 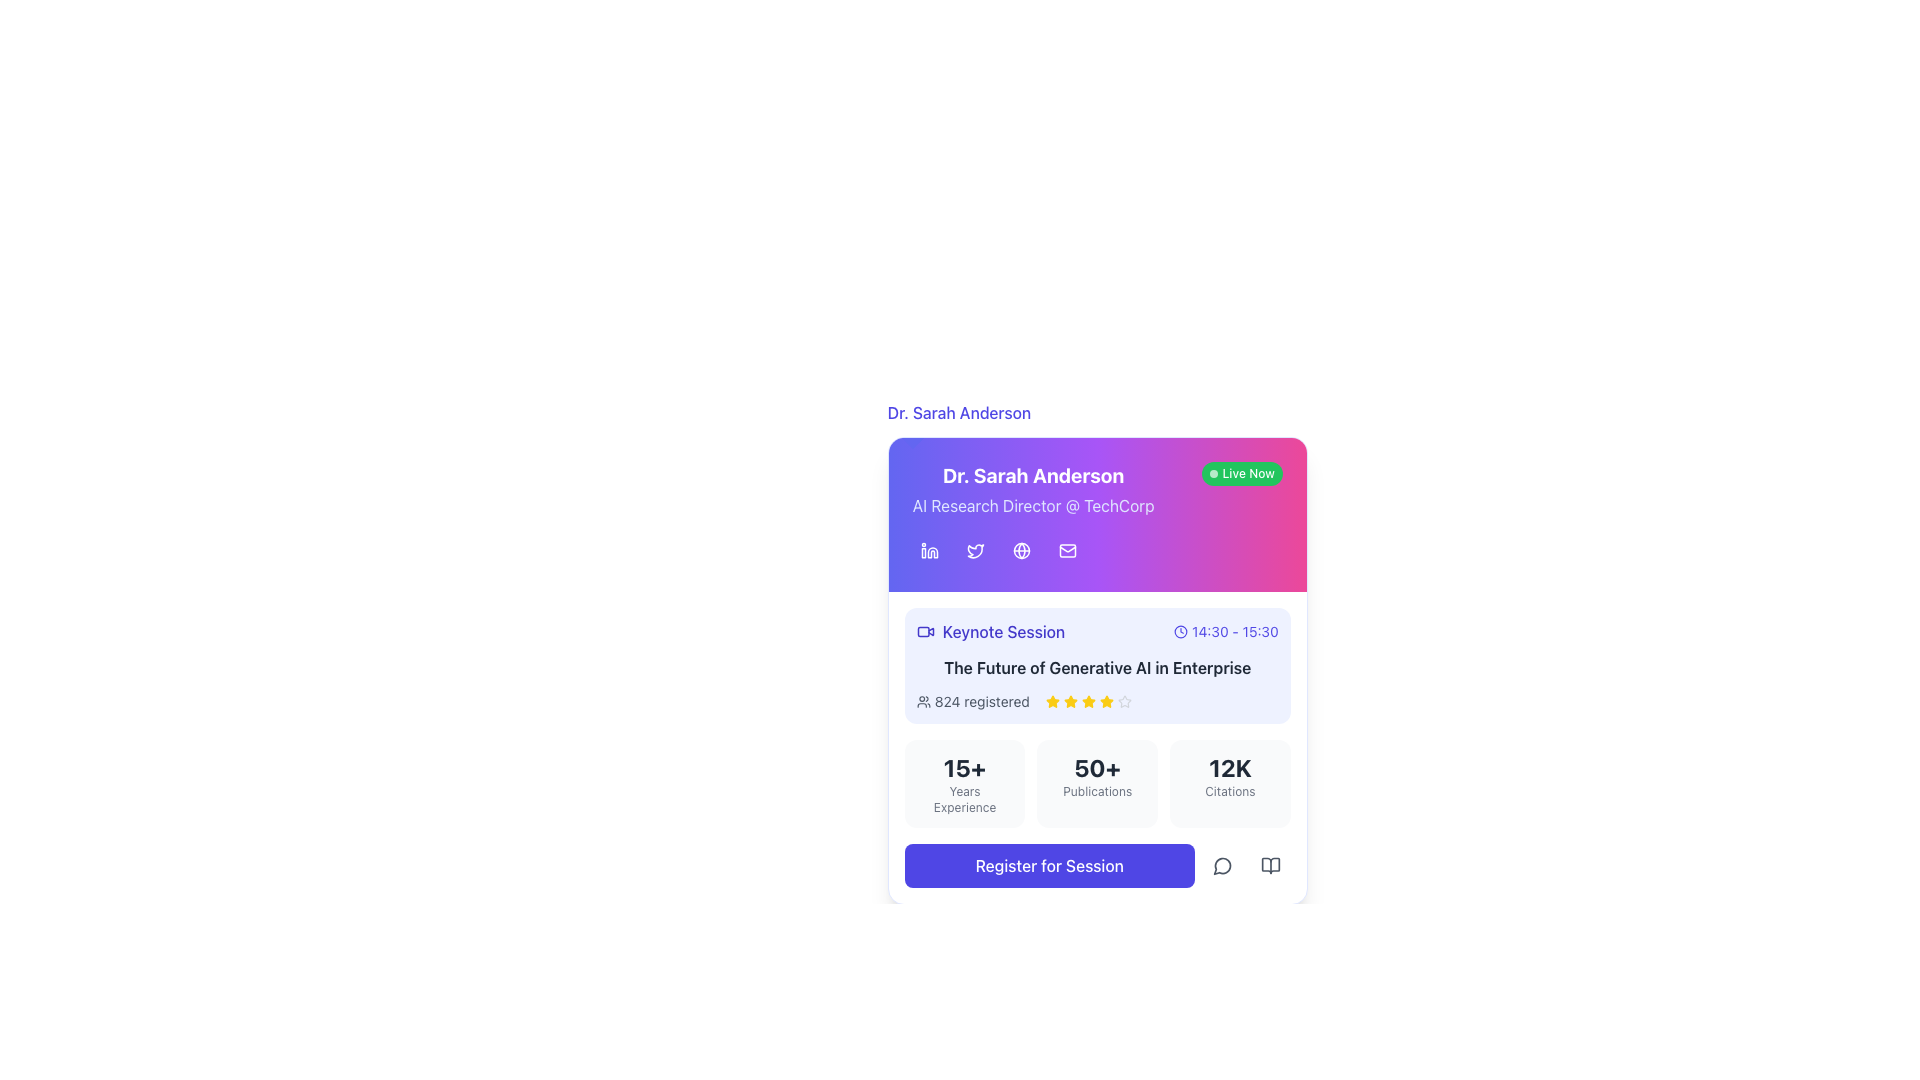 What do you see at coordinates (1096, 551) in the screenshot?
I see `the last circular button in the row containing social media icons, which has a colorful gradient background transitioning from blue to pink` at bounding box center [1096, 551].